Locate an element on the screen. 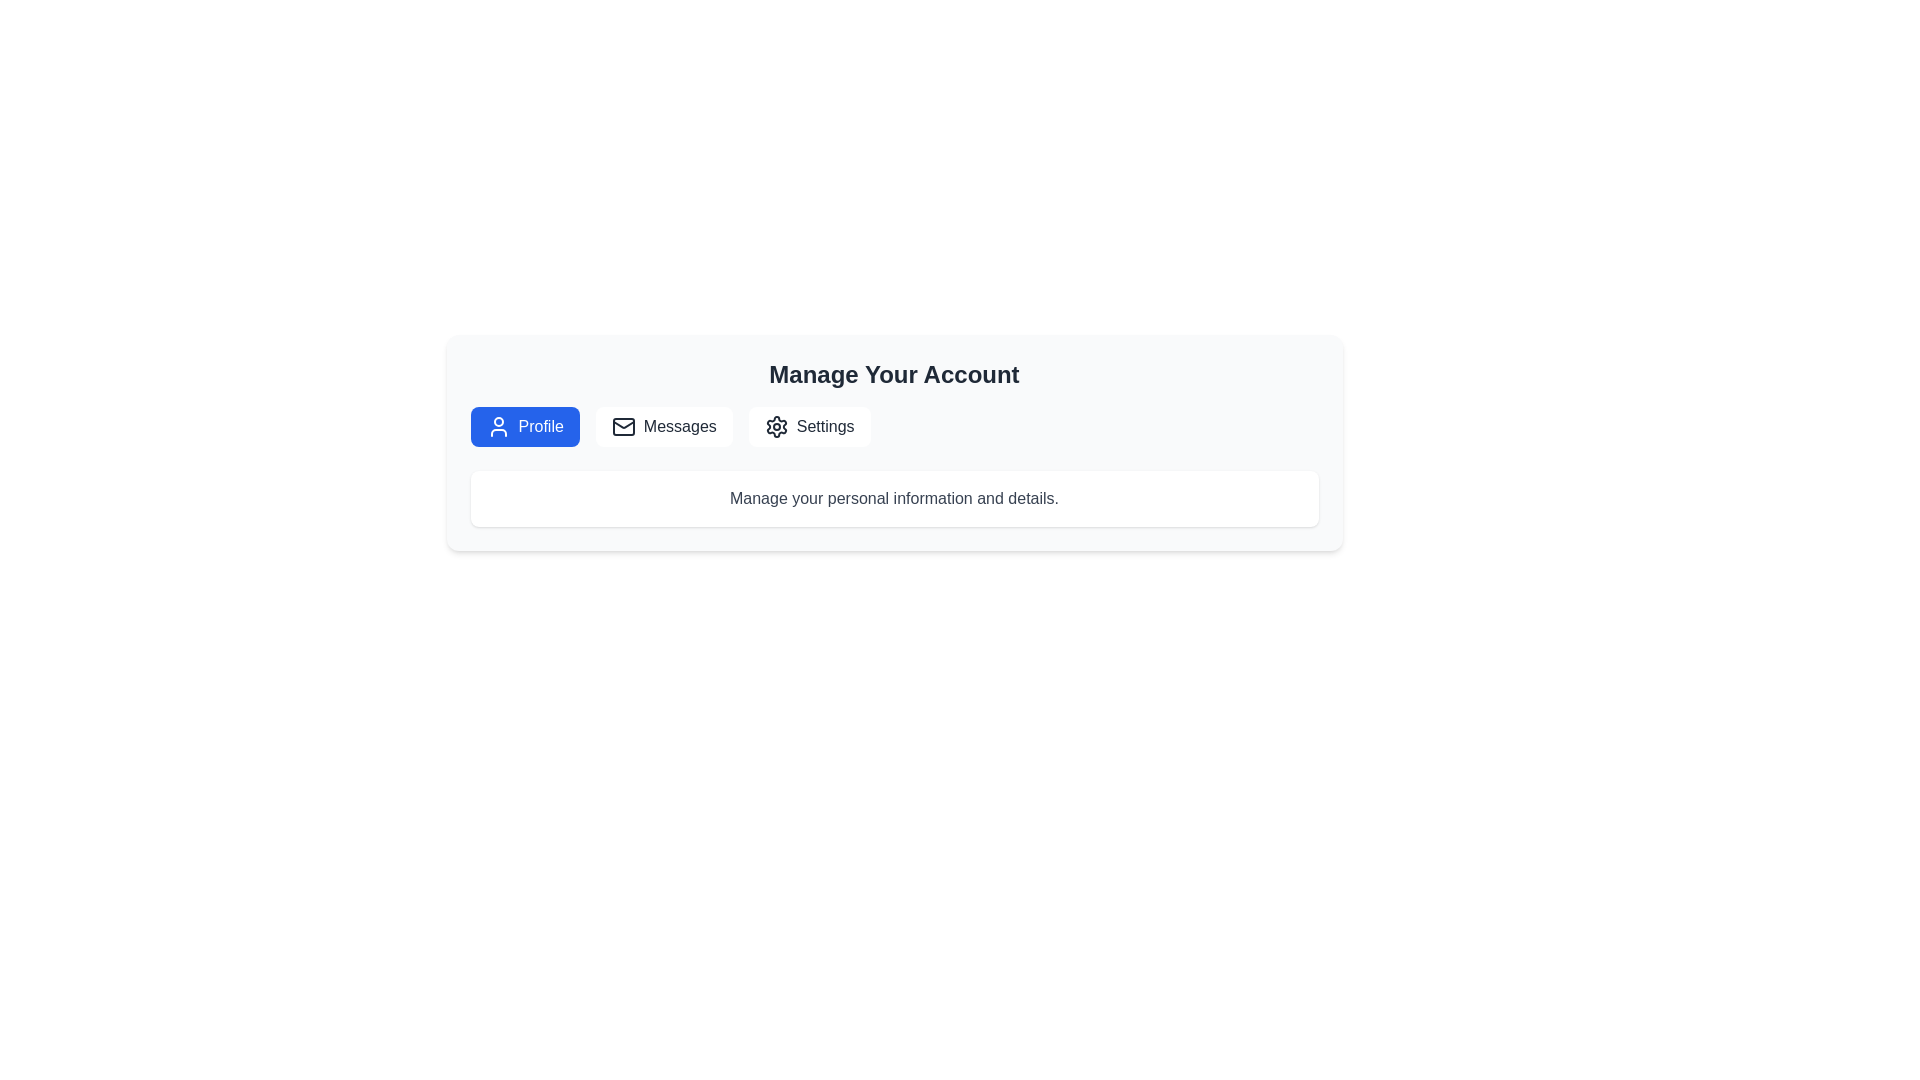 The height and width of the screenshot is (1080, 1920). the gear icon in the 'Settings' tab section, which represents settings-related functionalities in the 'Manage Your Account' interface is located at coordinates (775, 426).